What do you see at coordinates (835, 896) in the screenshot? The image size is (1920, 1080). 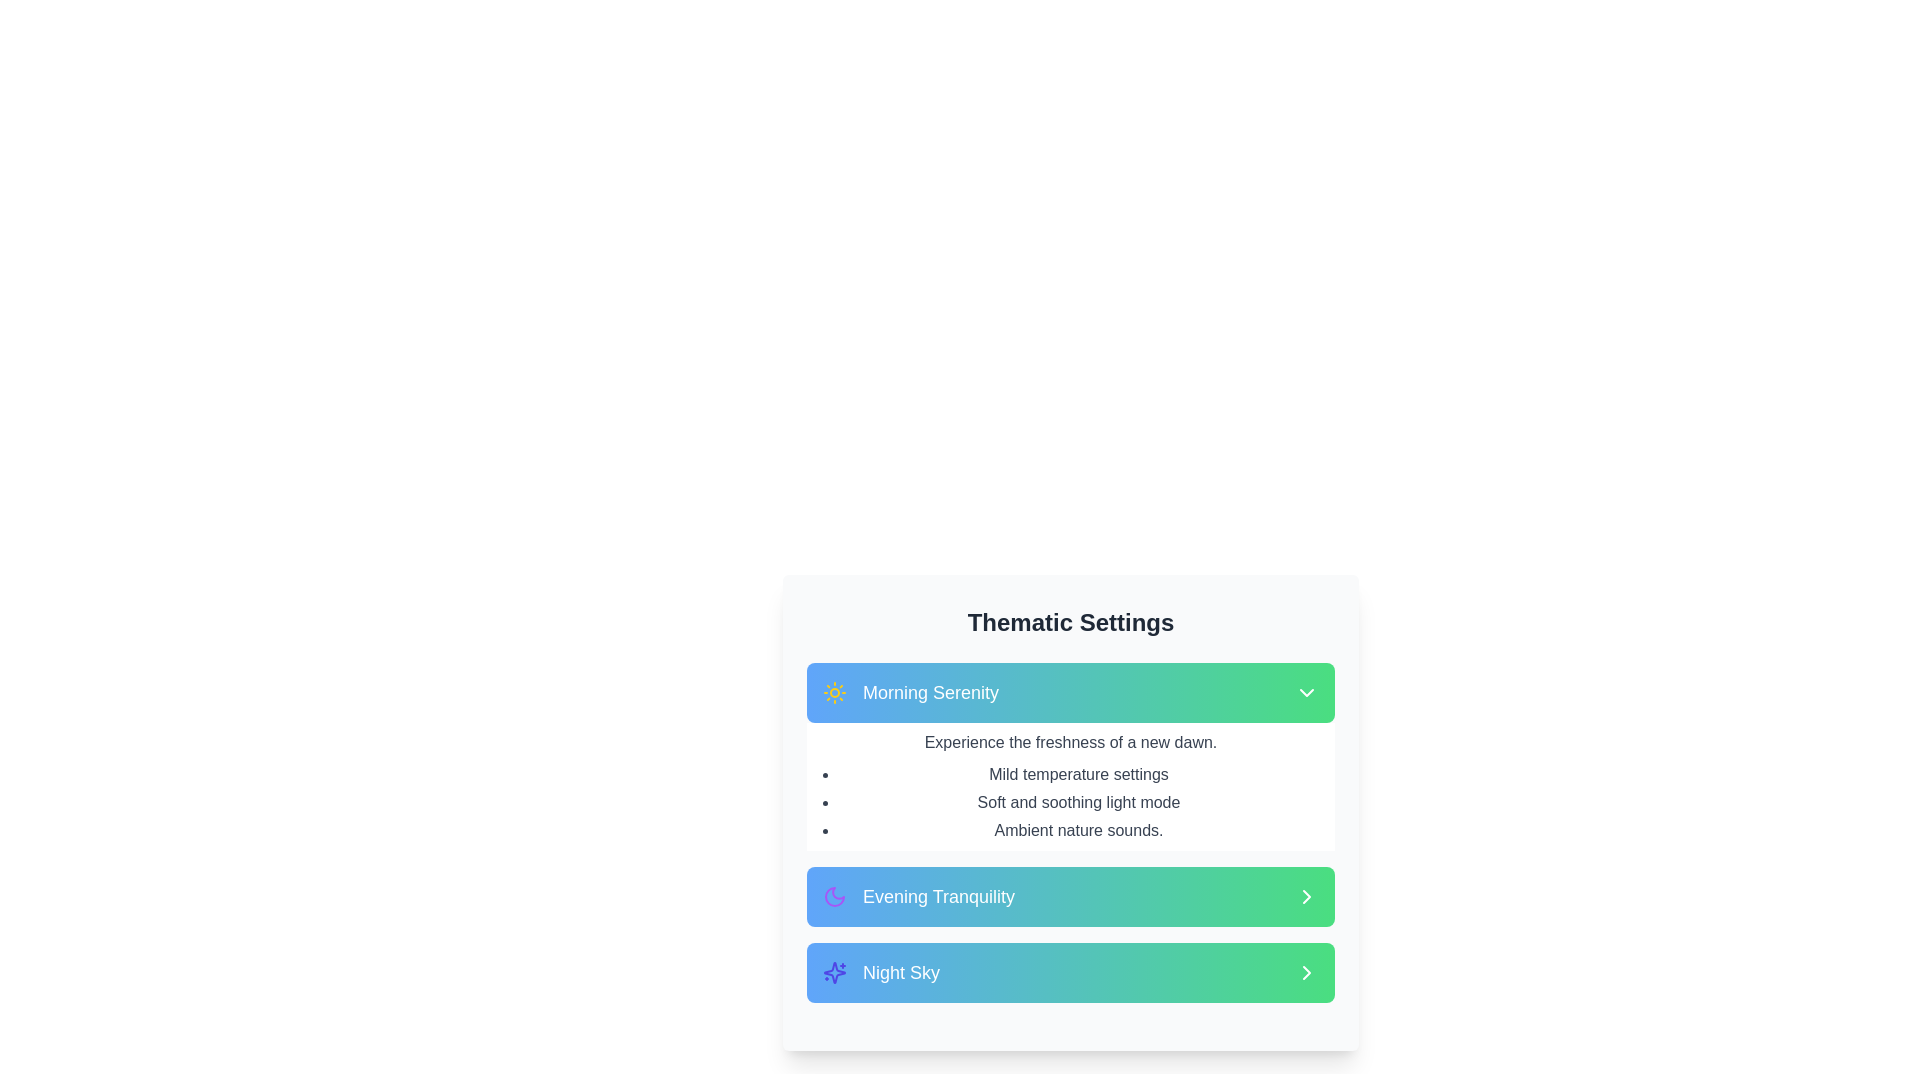 I see `the purple crescent moon SVG icon located in the 'Evening Tranquility' section, which is positioned on the left side ahead of the text content` at bounding box center [835, 896].